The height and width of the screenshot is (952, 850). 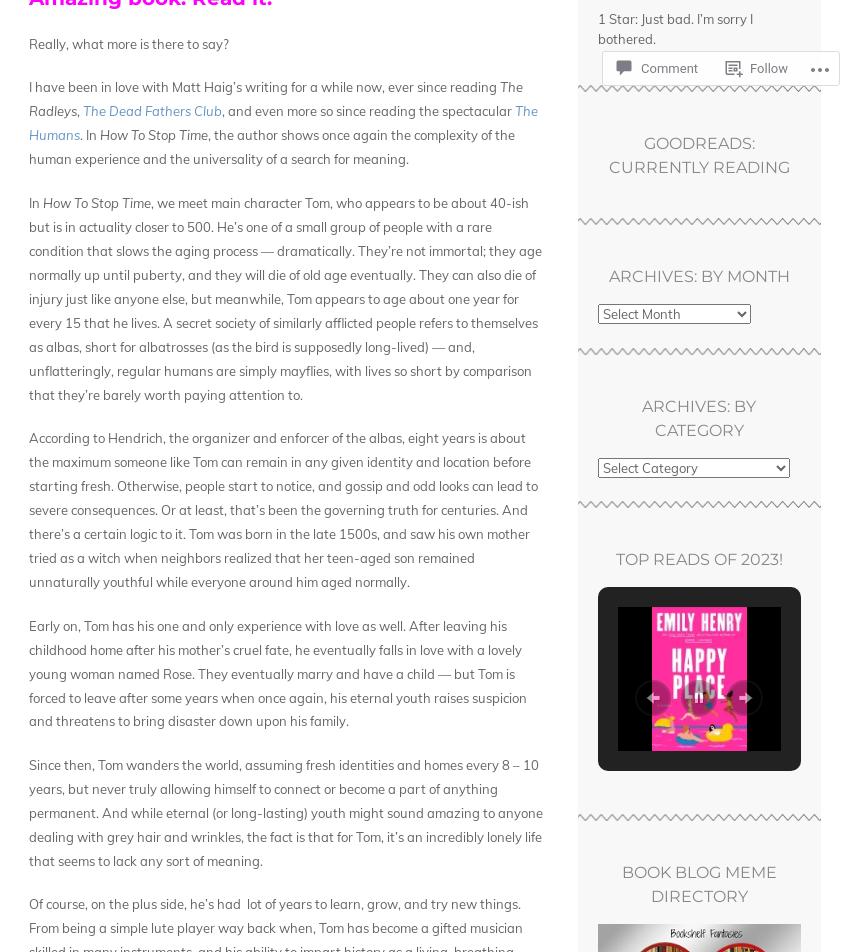 I want to click on 'I have been in love with Matt Haig’s writing for a while now, ever since reading', so click(x=263, y=87).